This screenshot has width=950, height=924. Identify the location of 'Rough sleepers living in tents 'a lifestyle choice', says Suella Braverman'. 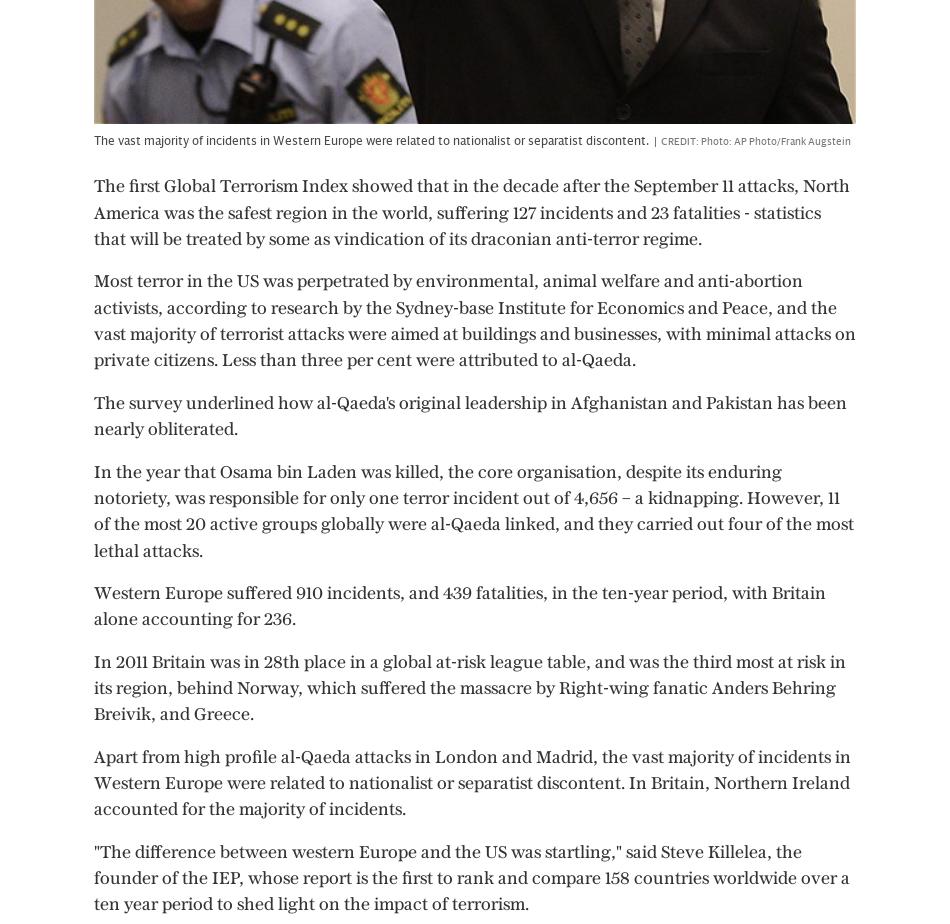
(15, 695).